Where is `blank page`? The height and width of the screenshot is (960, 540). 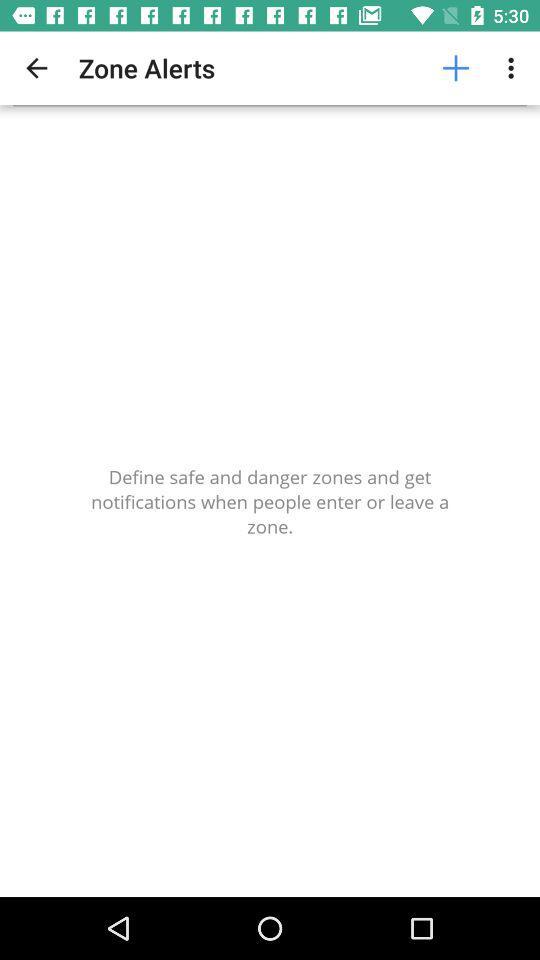 blank page is located at coordinates (270, 500).